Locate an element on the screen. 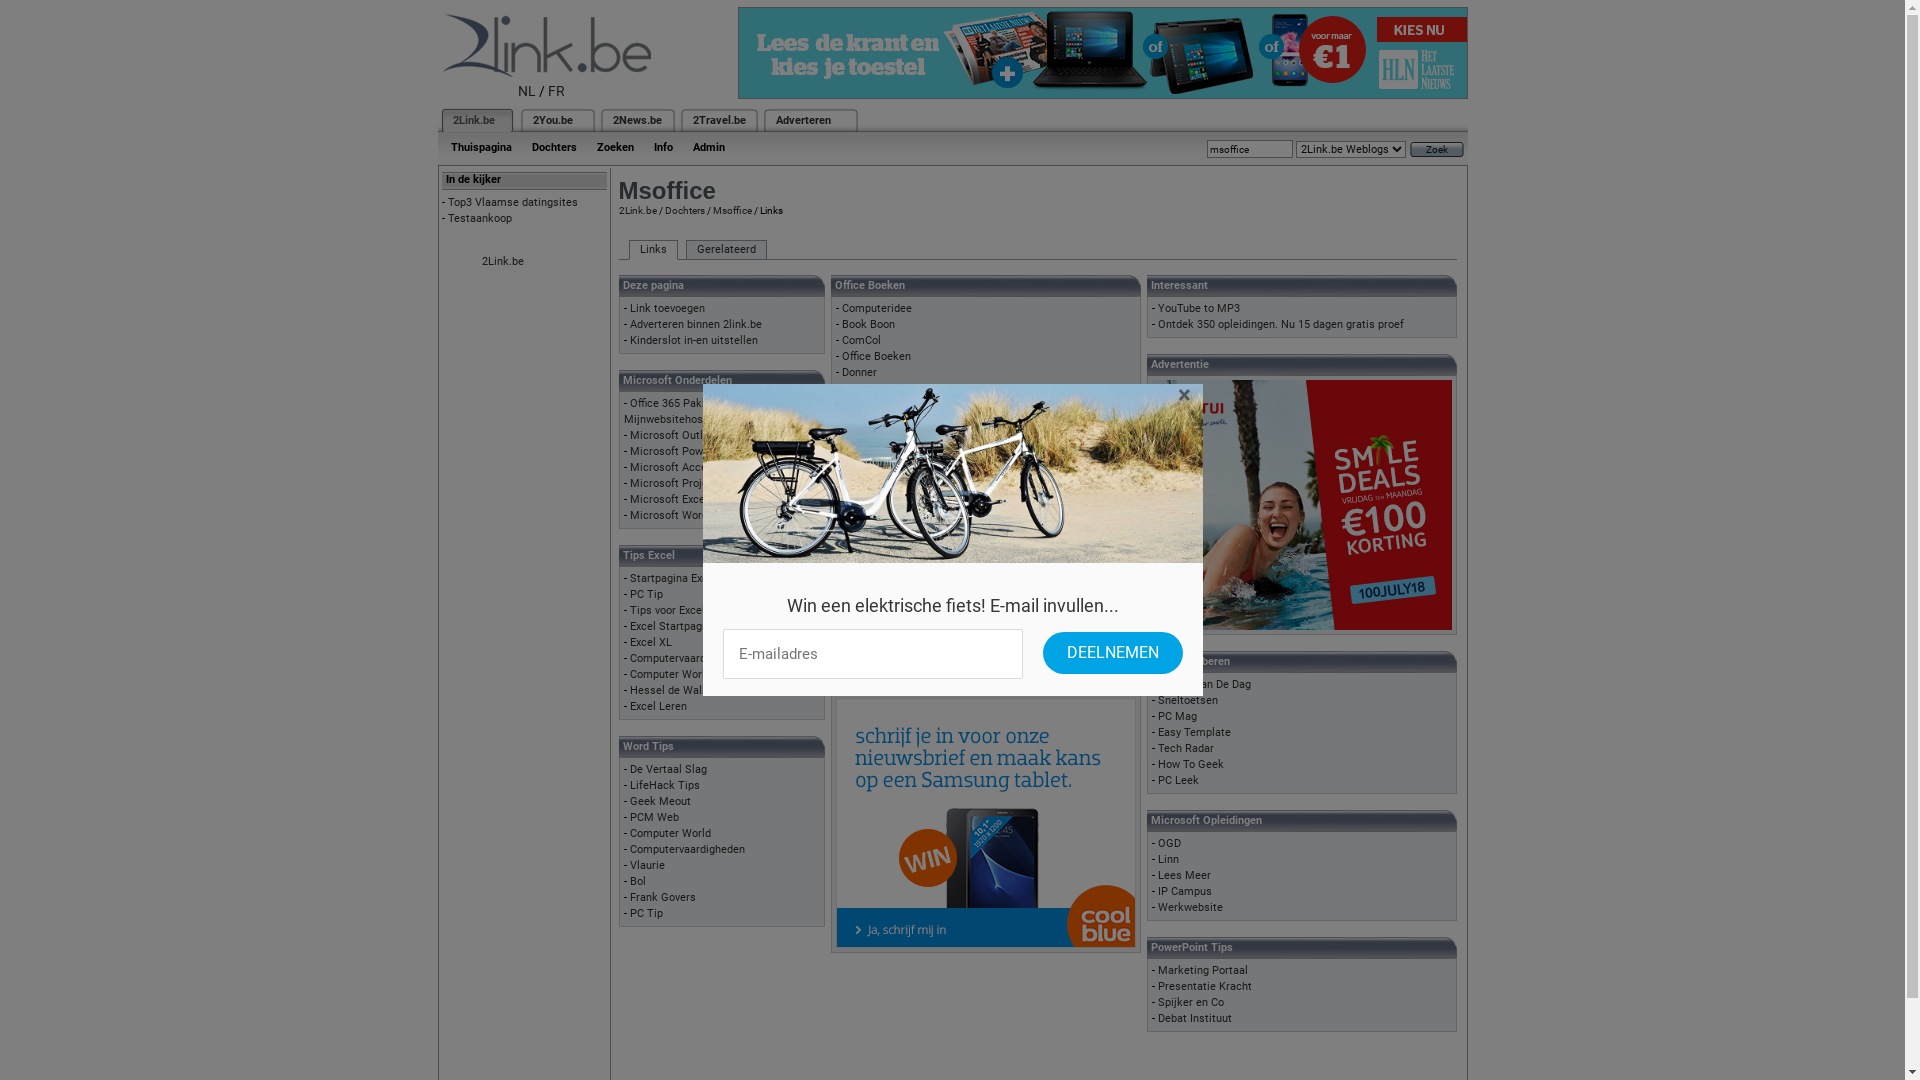 The height and width of the screenshot is (1080, 1920). 'De Vertaal Slag' is located at coordinates (628, 768).